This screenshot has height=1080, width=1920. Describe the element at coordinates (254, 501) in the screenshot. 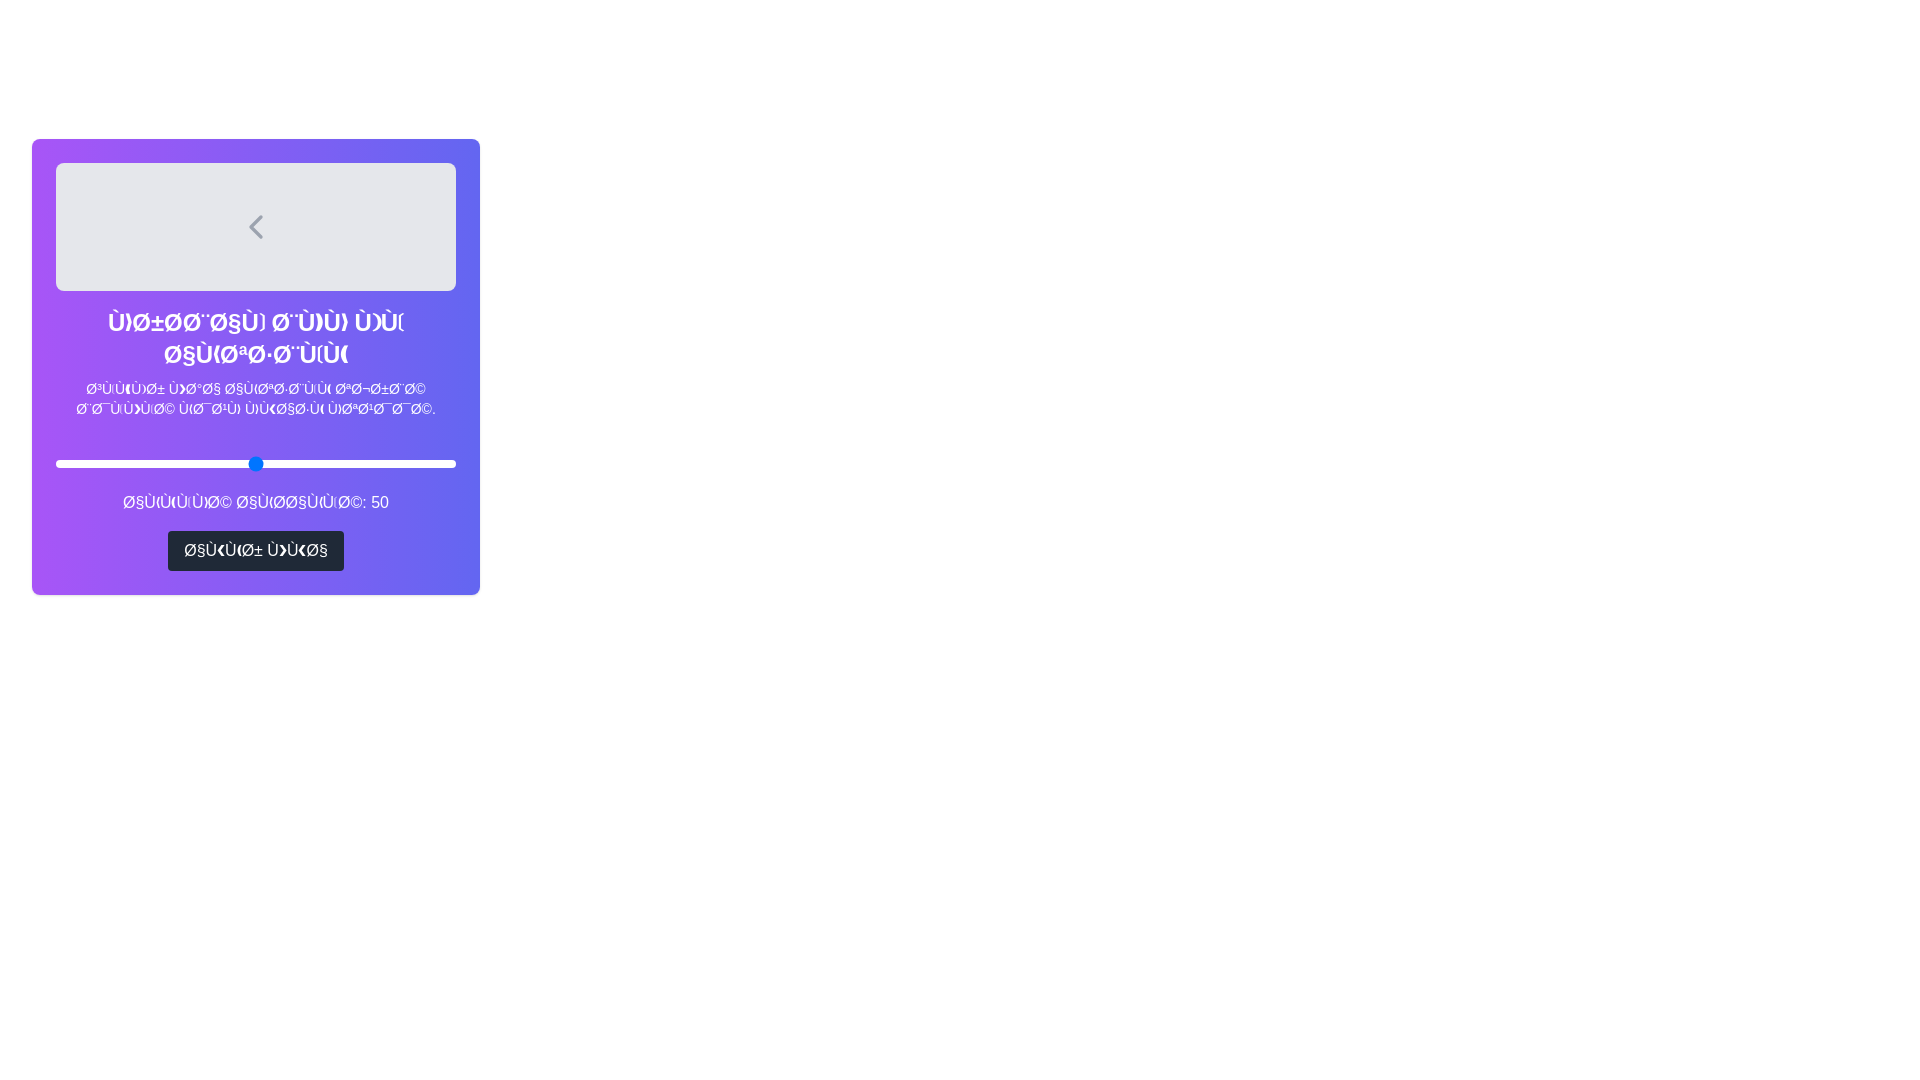

I see `static text label displaying the Arabic text 'القيمة الحالية: 50', which is styled in white on a purple to indigo gradient background` at that location.